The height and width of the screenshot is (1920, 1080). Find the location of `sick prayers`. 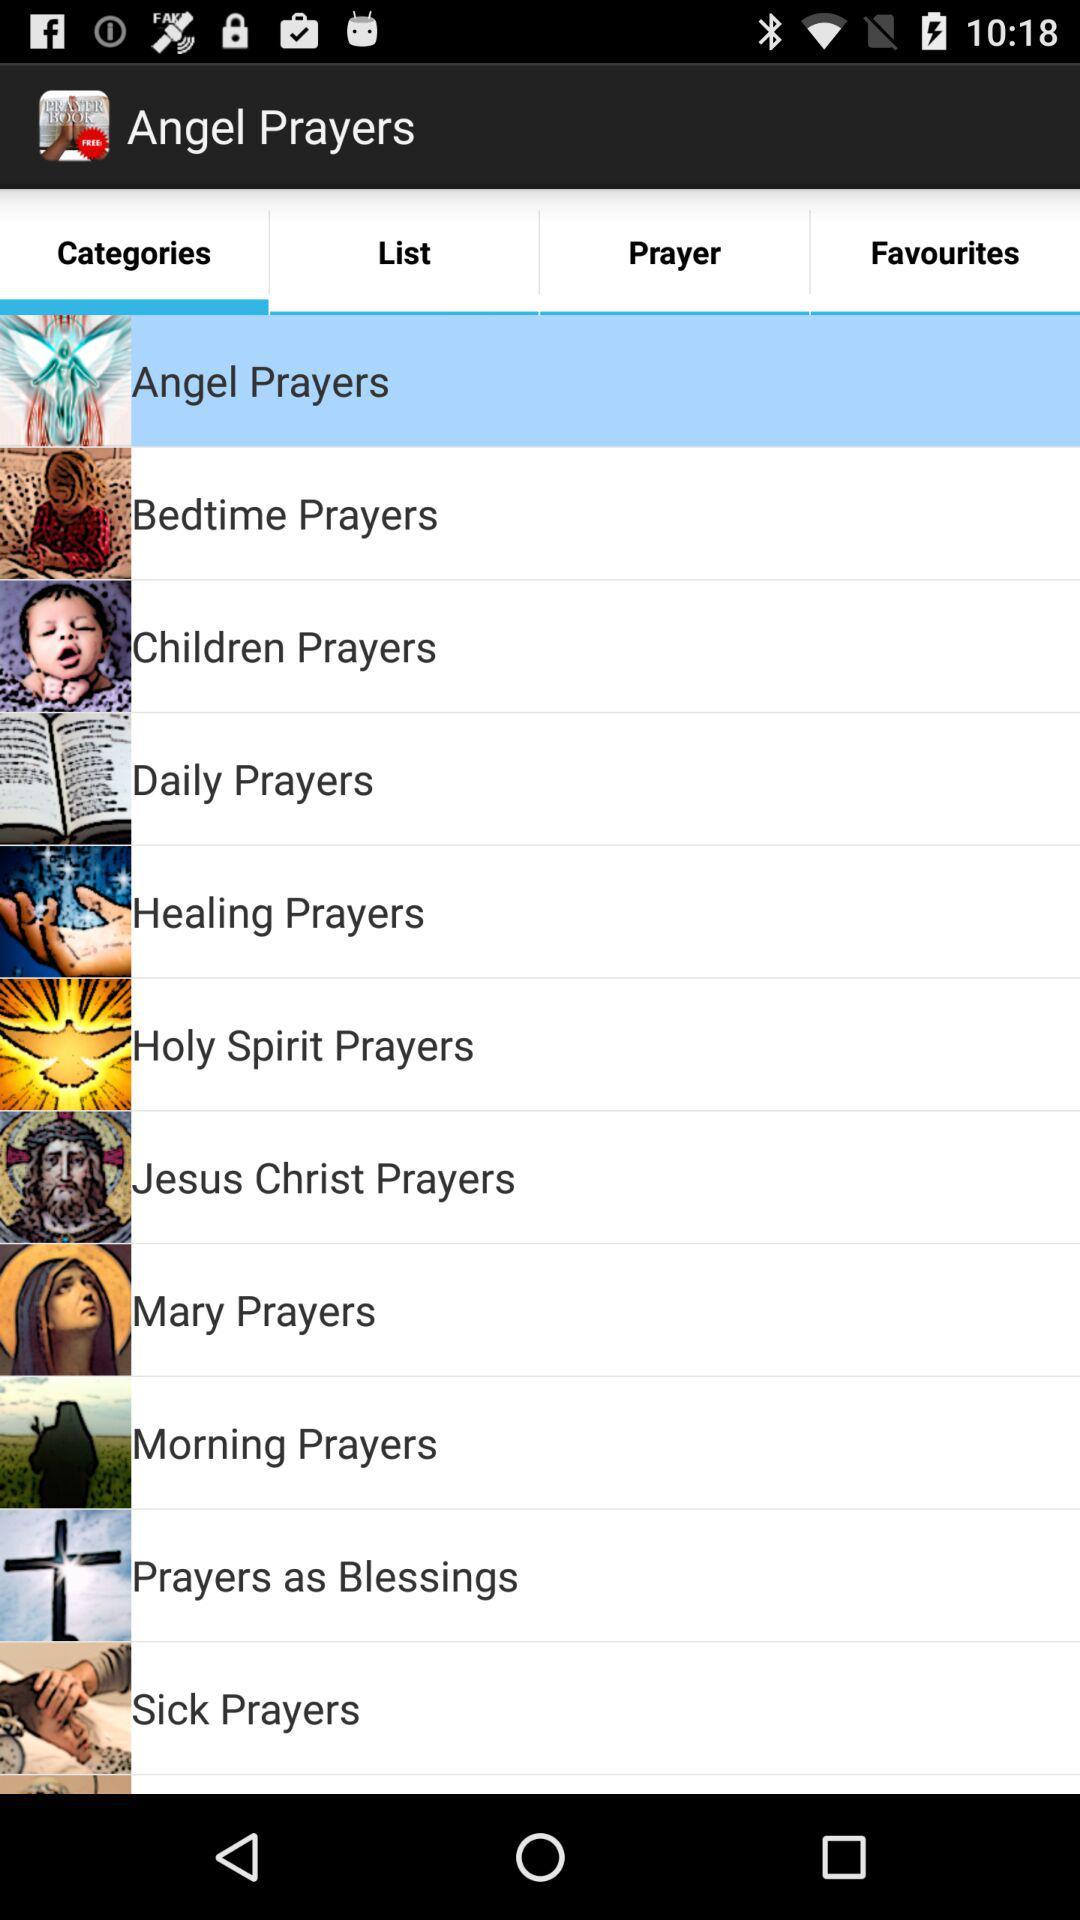

sick prayers is located at coordinates (245, 1706).